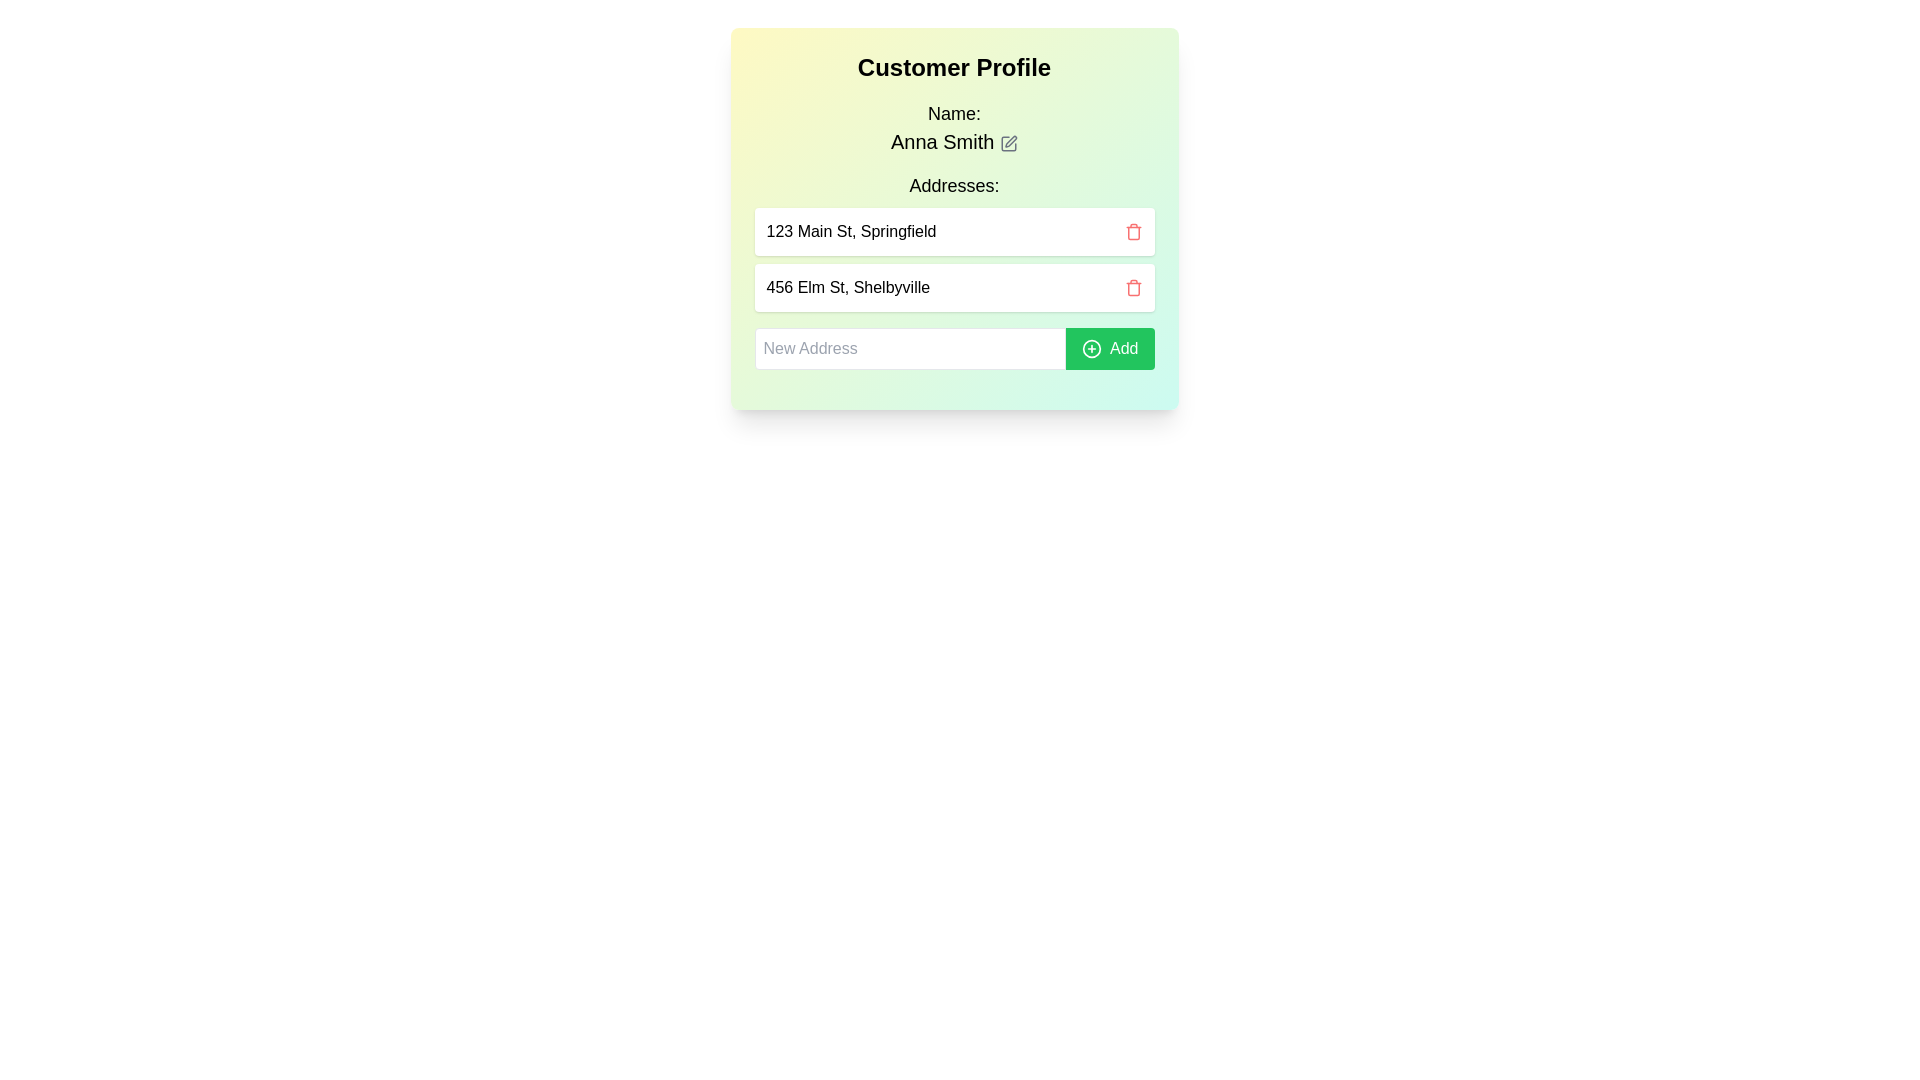 The image size is (1920, 1080). Describe the element at coordinates (953, 127) in the screenshot. I see `the text display element containing the label 'Name:' and the user name 'Anna Smith' for information retrieval` at that location.